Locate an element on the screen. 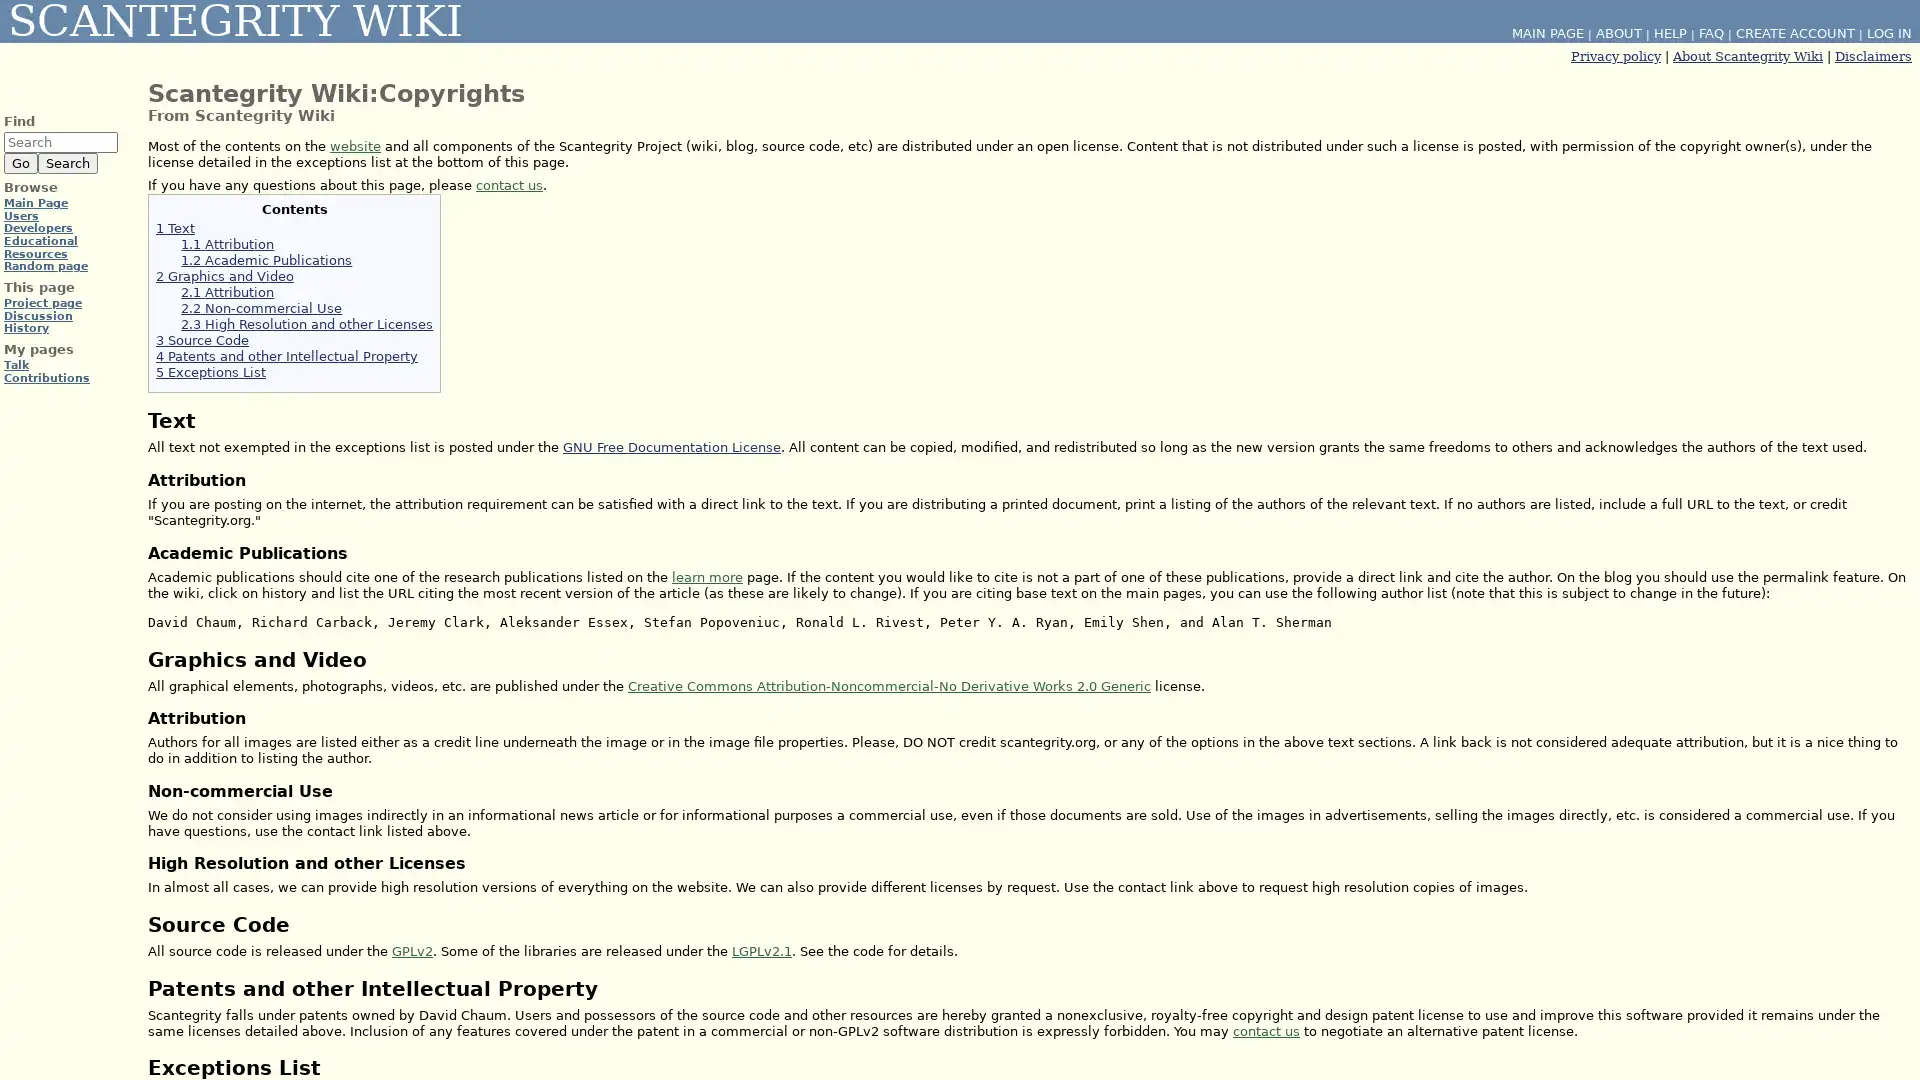 The image size is (1920, 1080). Search is located at coordinates (67, 162).